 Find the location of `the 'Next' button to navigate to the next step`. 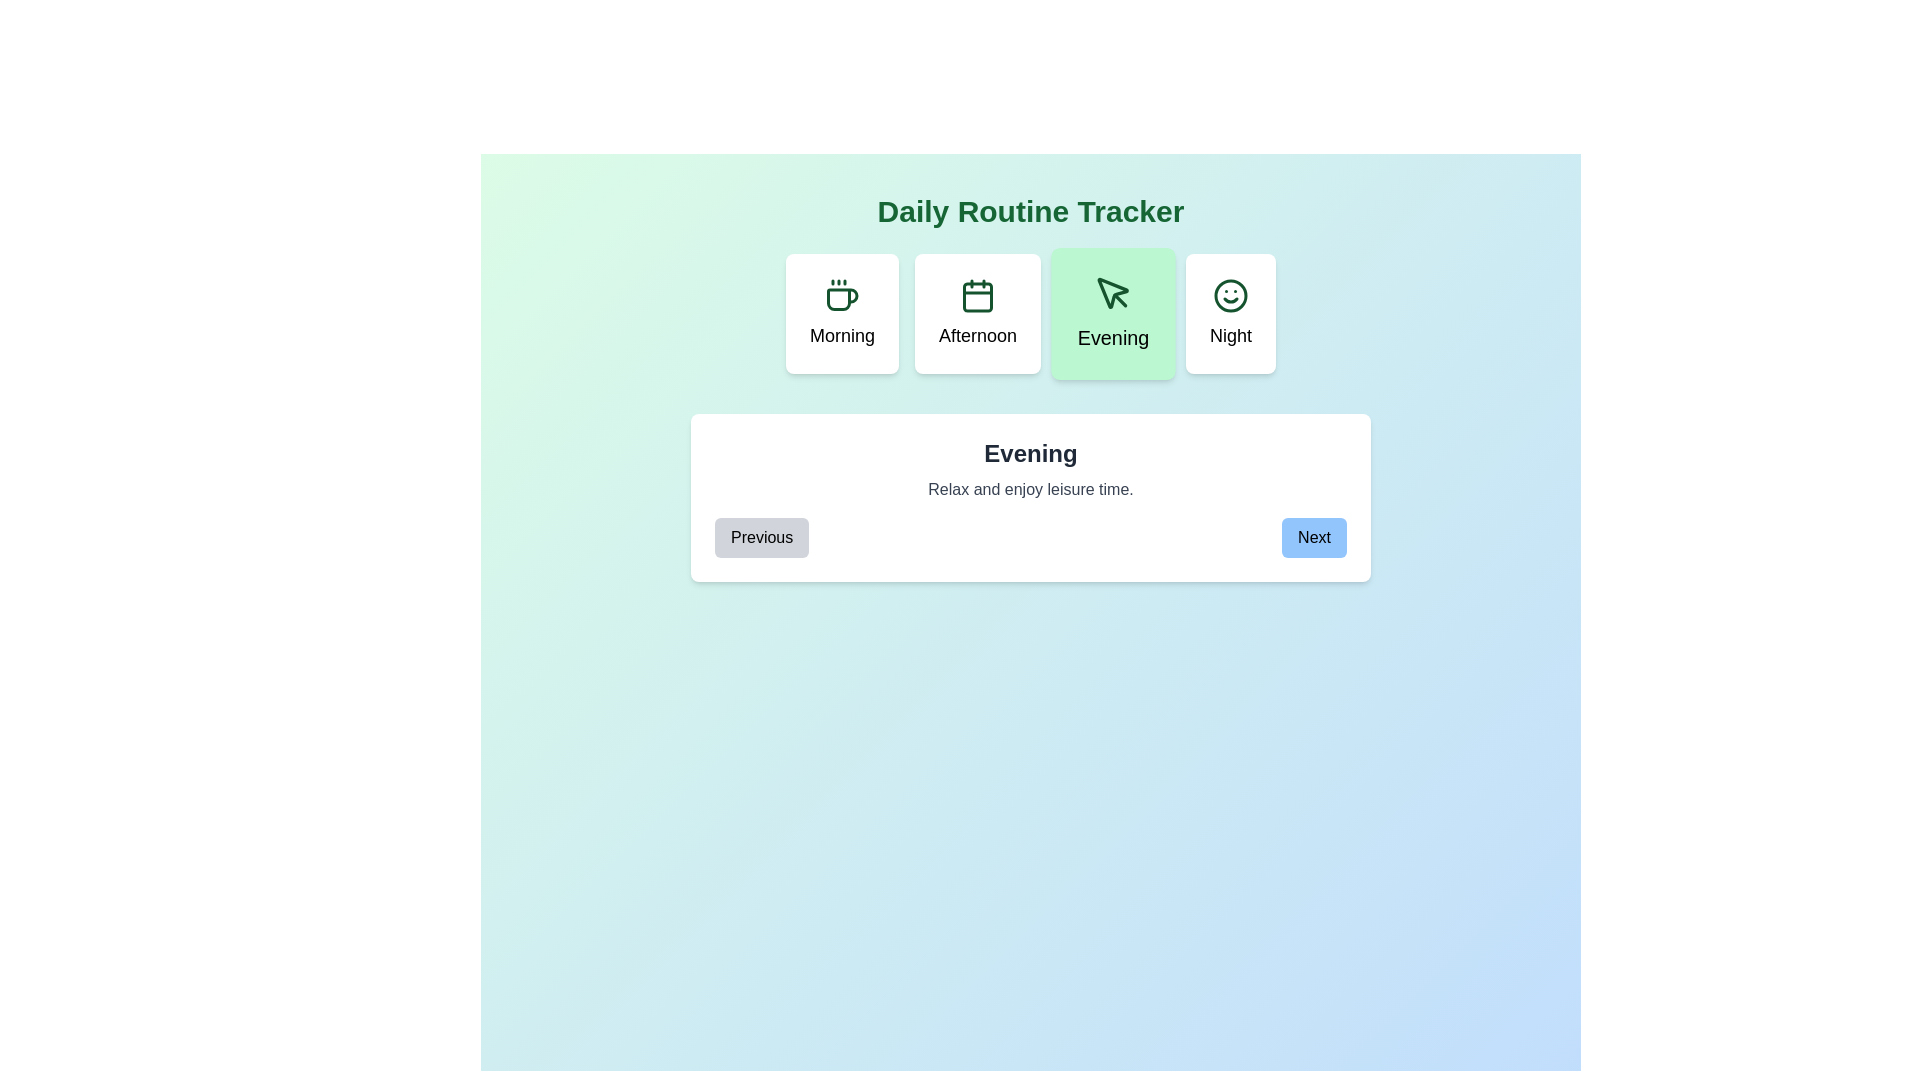

the 'Next' button to navigate to the next step is located at coordinates (1314, 536).